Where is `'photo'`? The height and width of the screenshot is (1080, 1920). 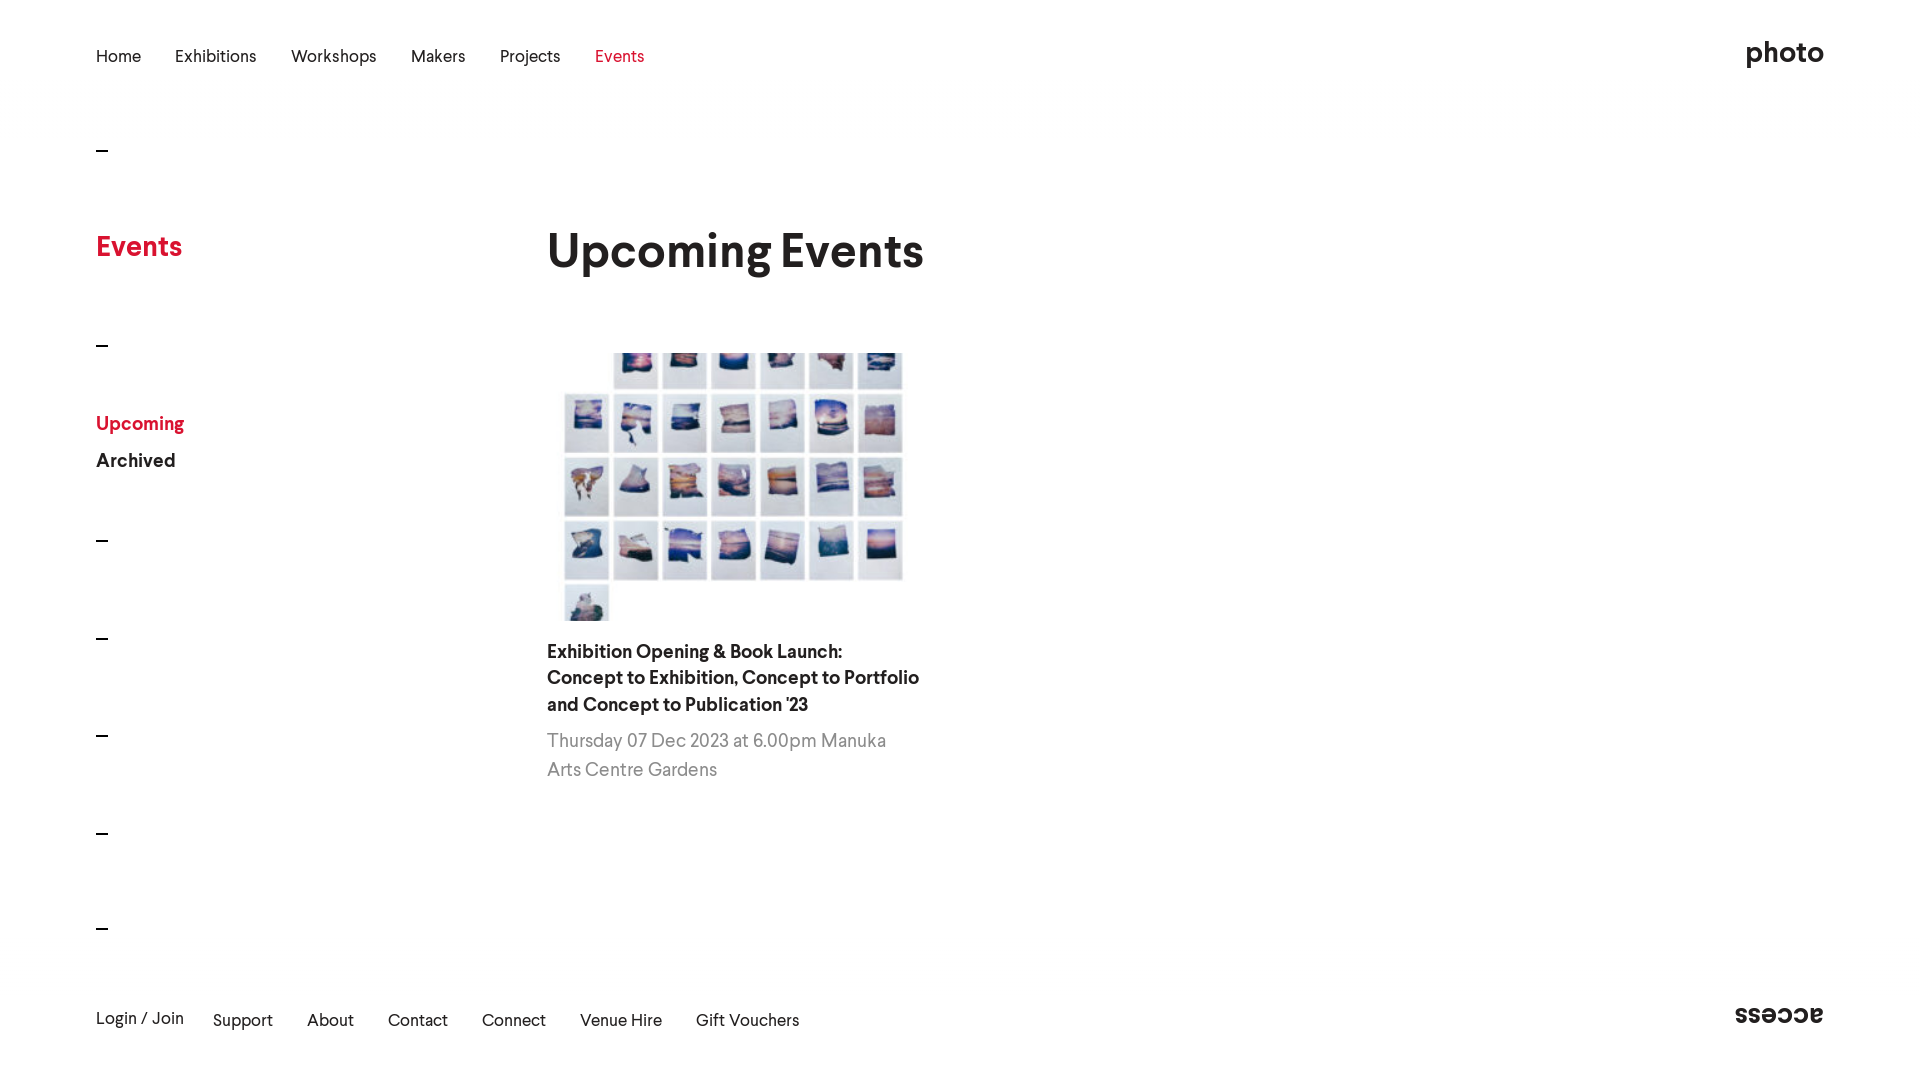
'photo' is located at coordinates (1784, 53).